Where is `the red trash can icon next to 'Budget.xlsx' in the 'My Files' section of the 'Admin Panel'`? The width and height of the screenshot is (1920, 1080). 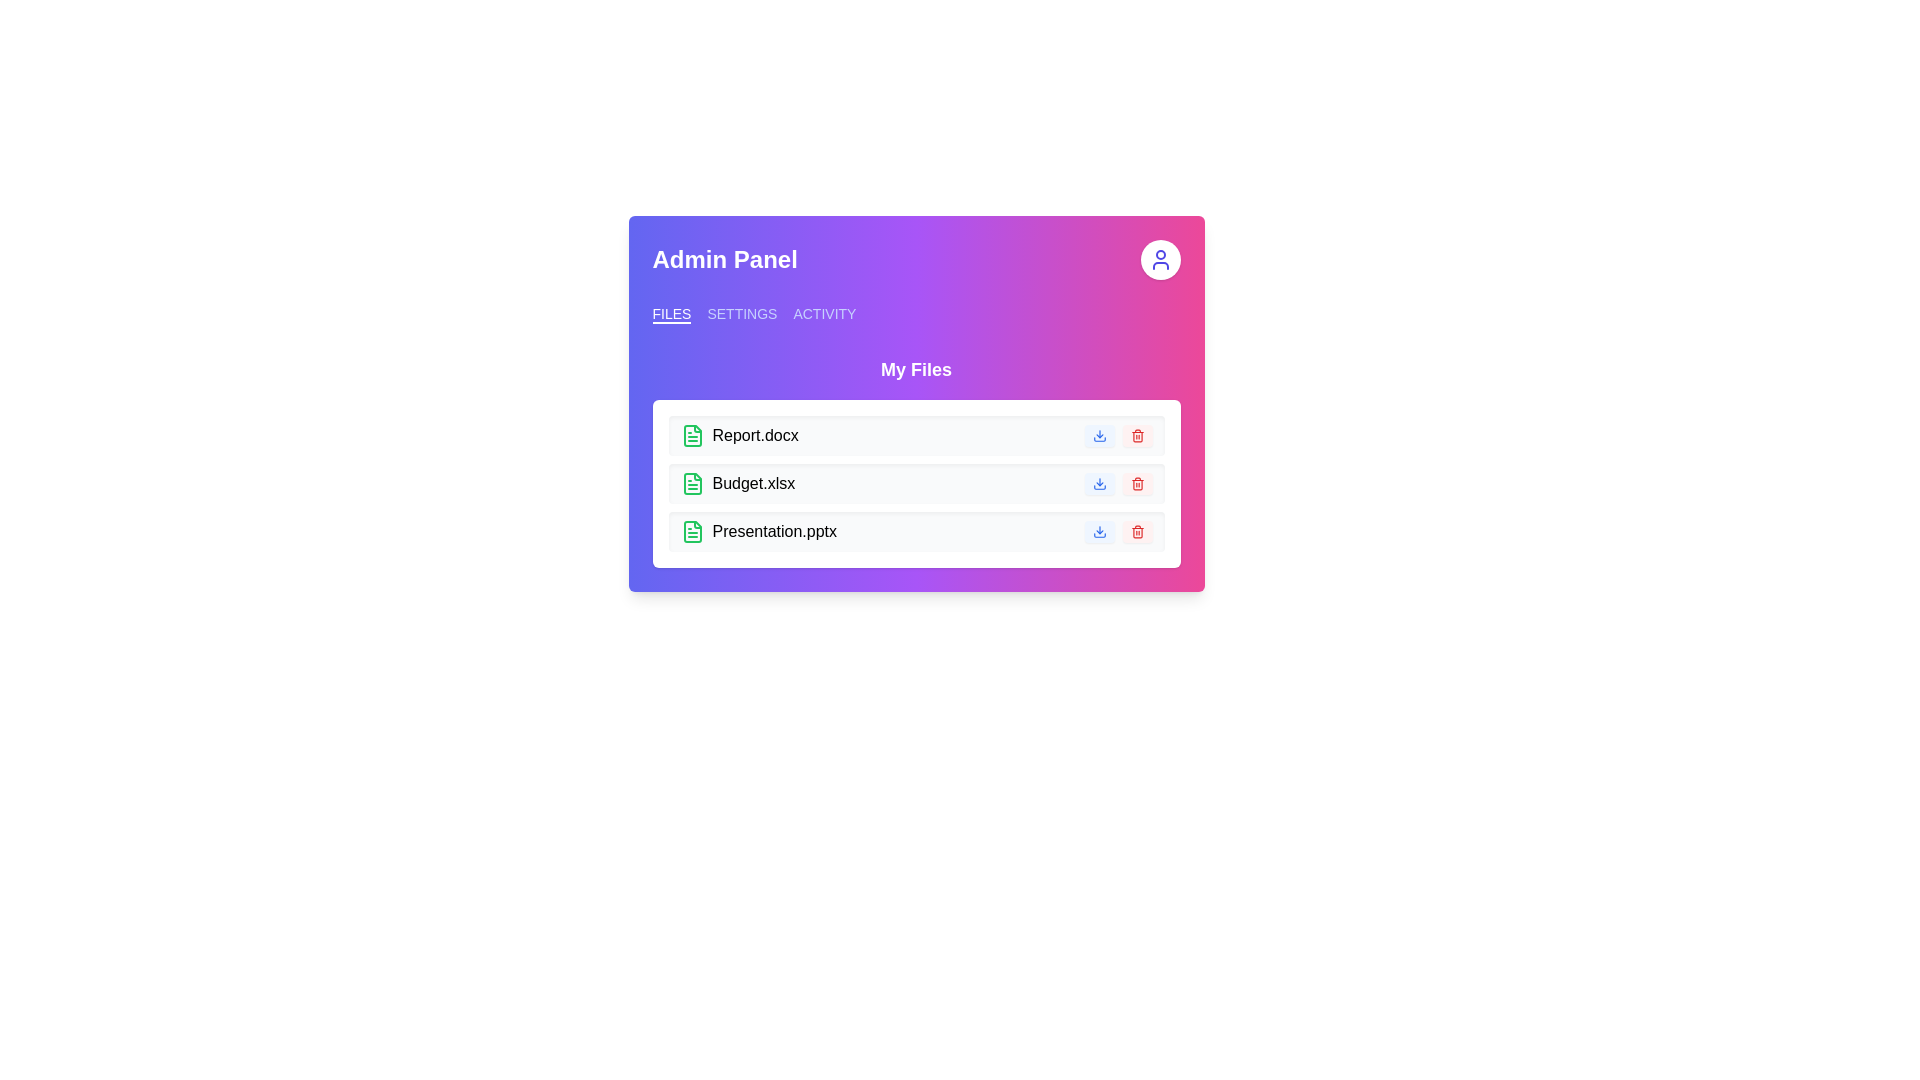
the red trash can icon next to 'Budget.xlsx' in the 'My Files' section of the 'Admin Panel' is located at coordinates (1137, 483).